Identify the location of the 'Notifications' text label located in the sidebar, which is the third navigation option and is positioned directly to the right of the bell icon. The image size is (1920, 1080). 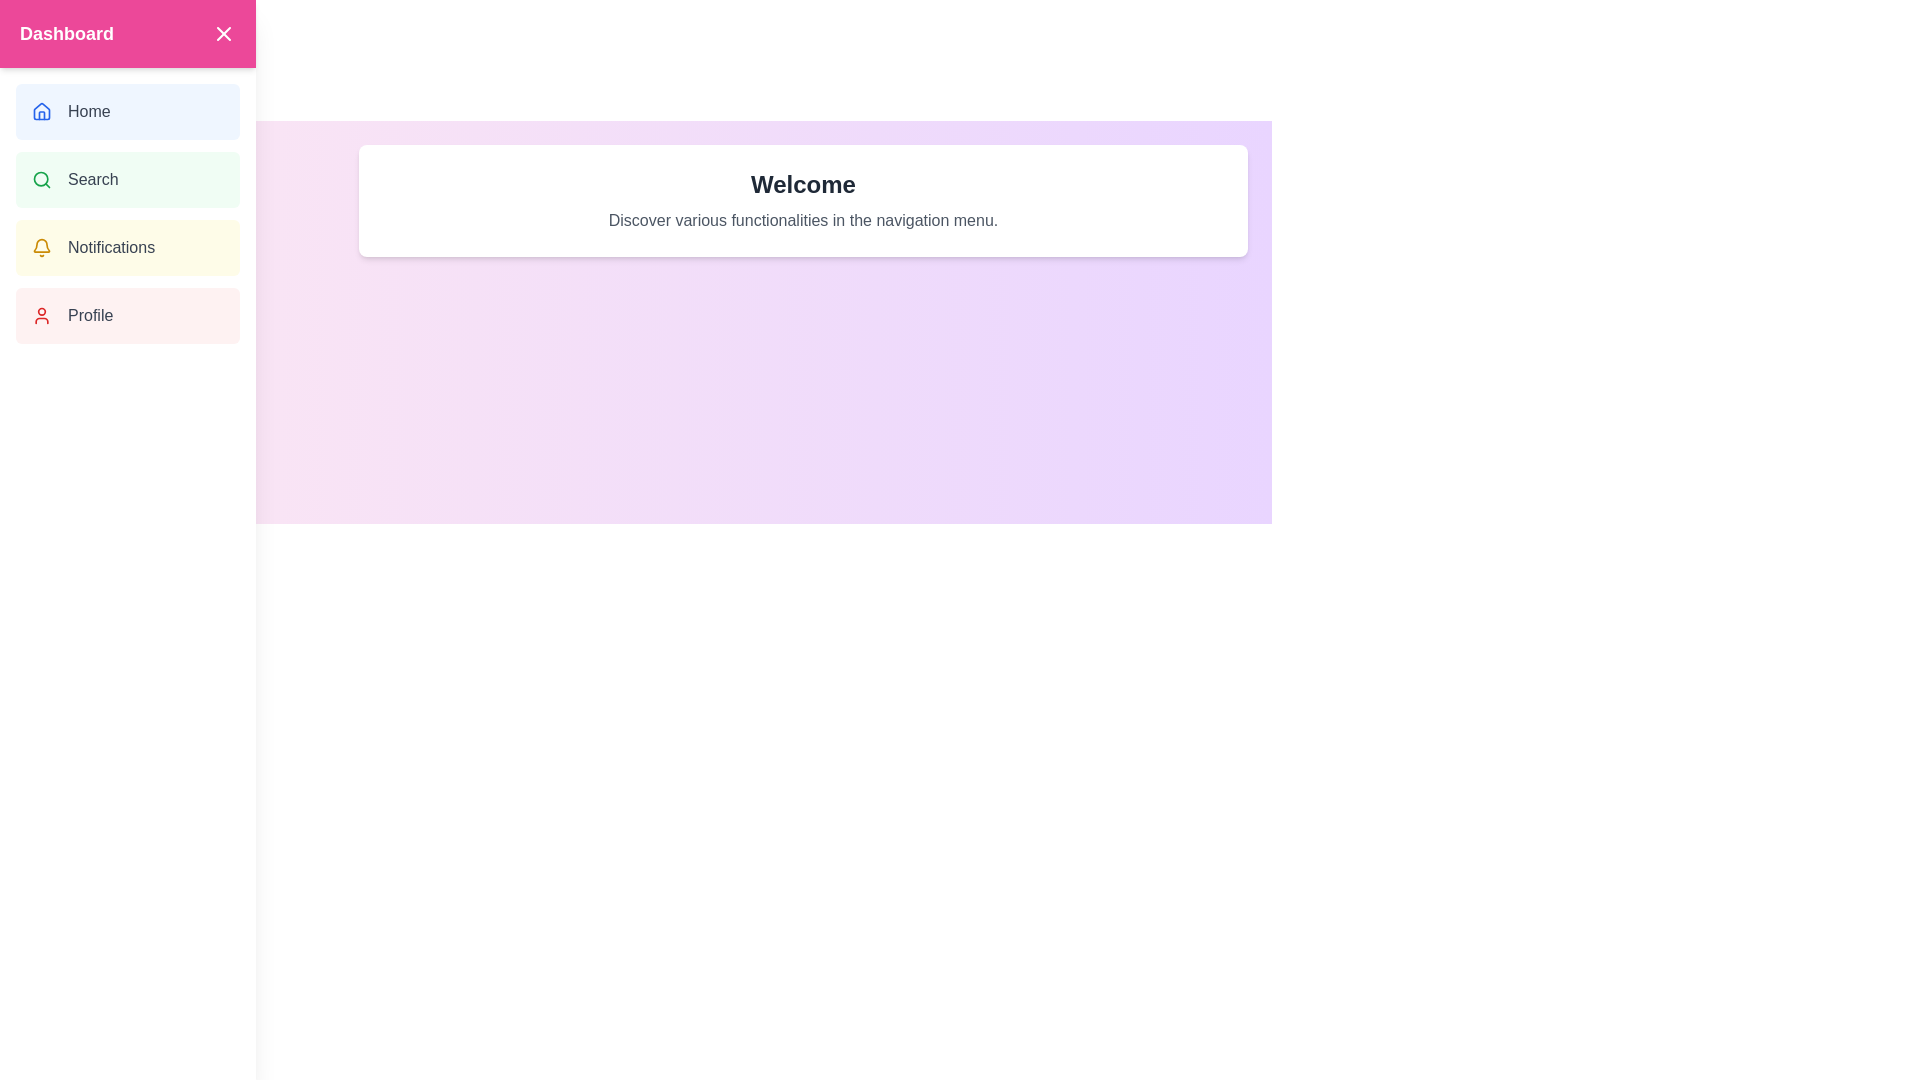
(110, 246).